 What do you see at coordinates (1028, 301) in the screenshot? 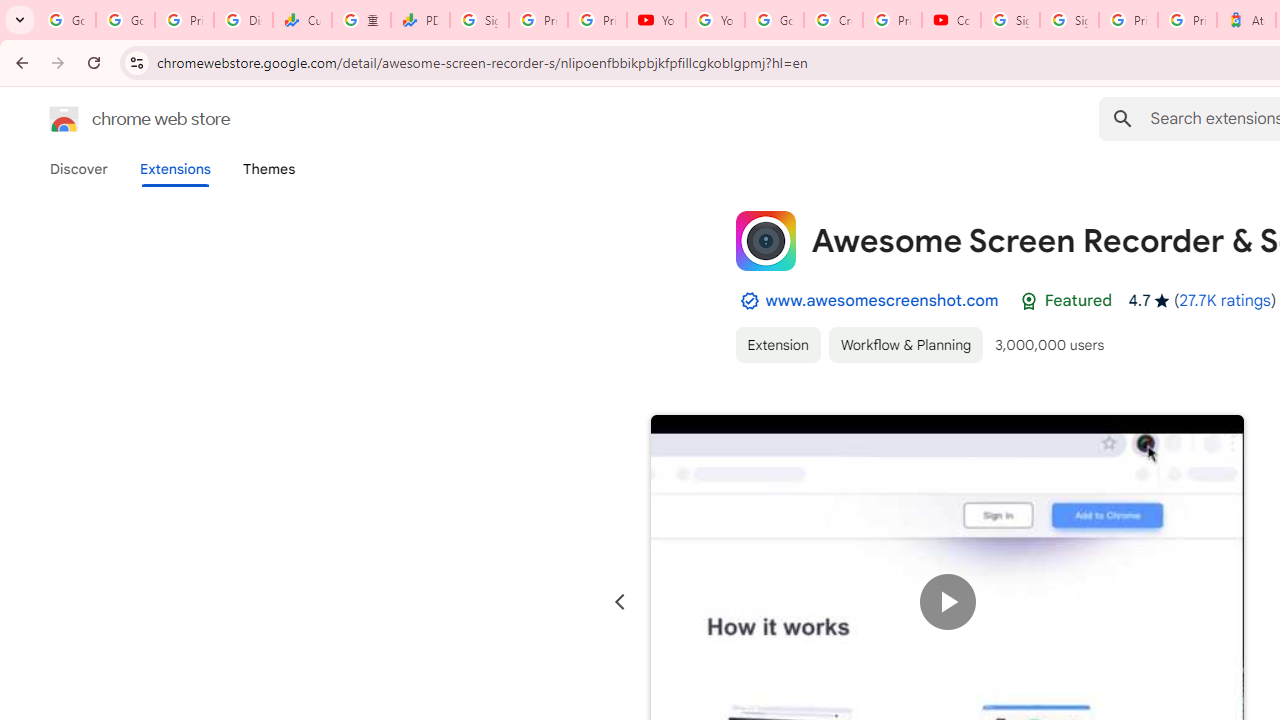
I see `'Featured Badge'` at bounding box center [1028, 301].